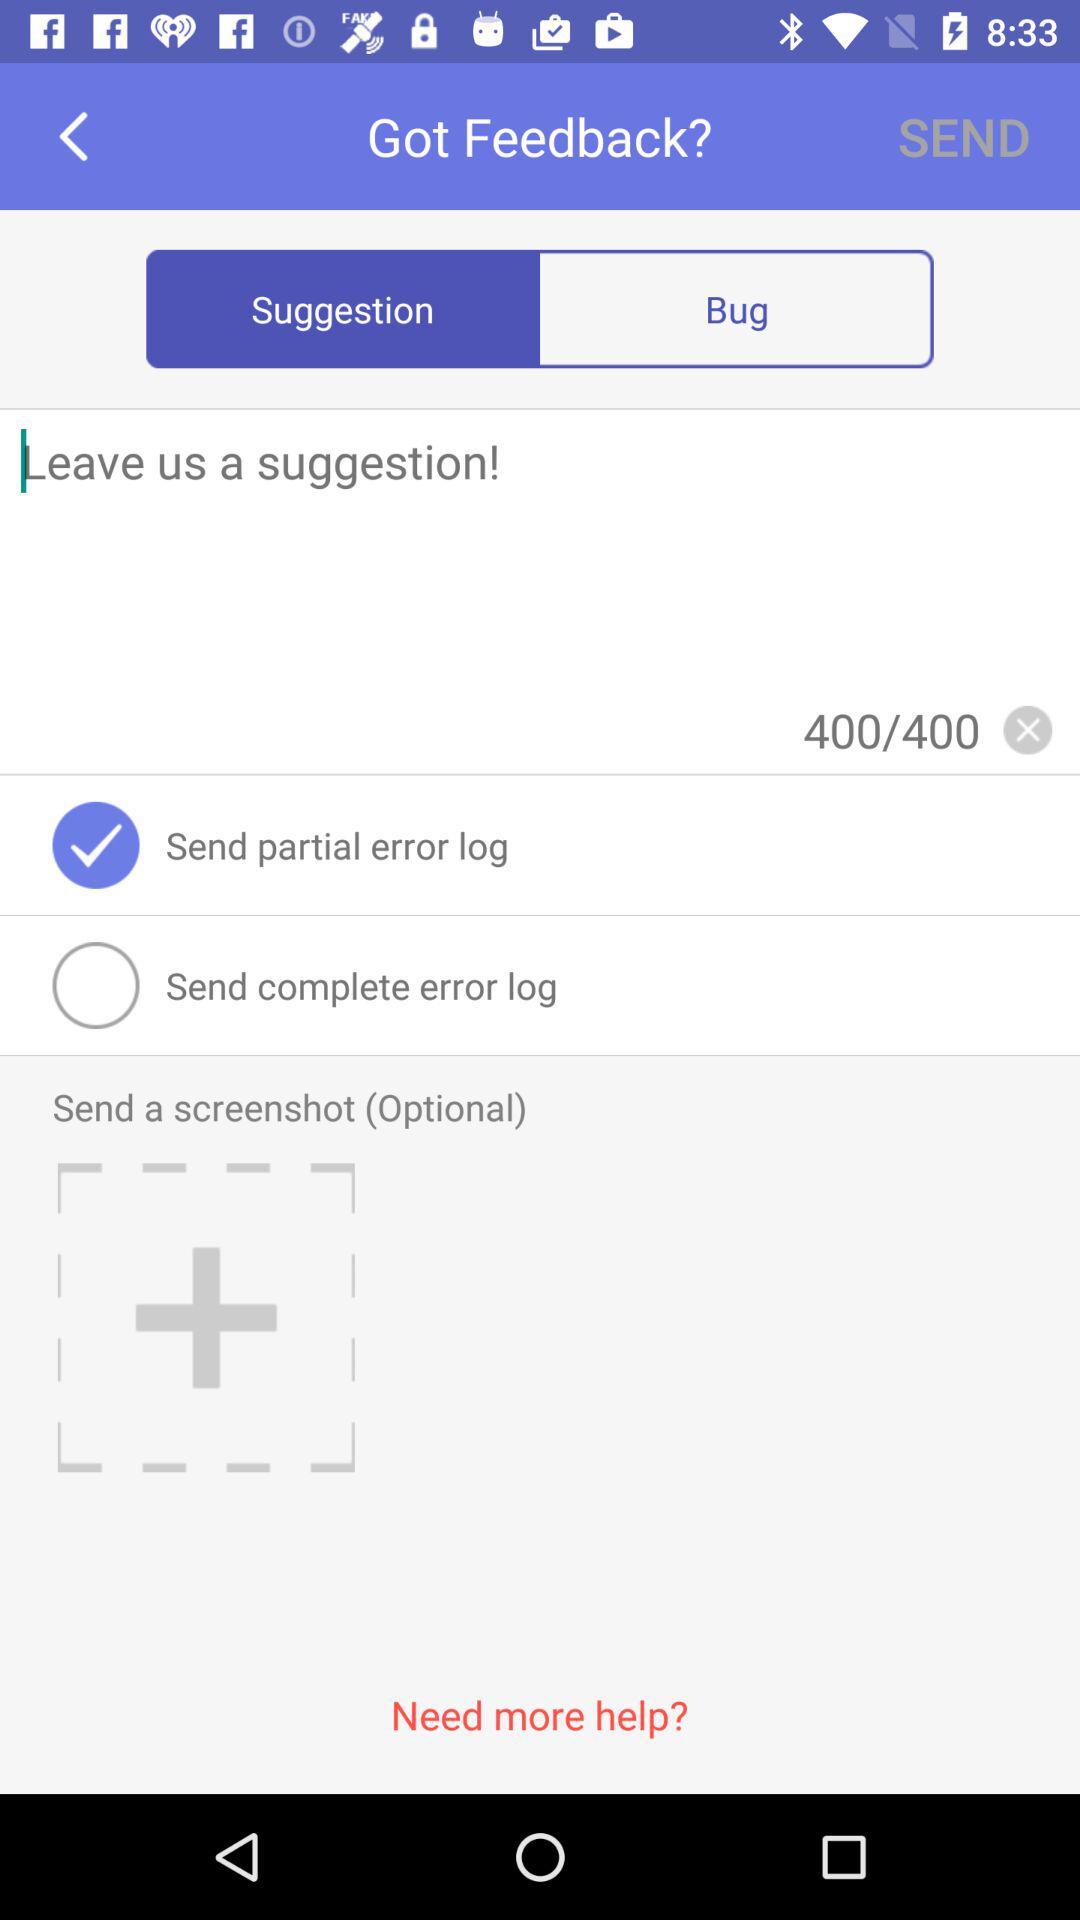 This screenshot has height=1920, width=1080. What do you see at coordinates (72, 135) in the screenshot?
I see `the item to the left of got feedback?` at bounding box center [72, 135].